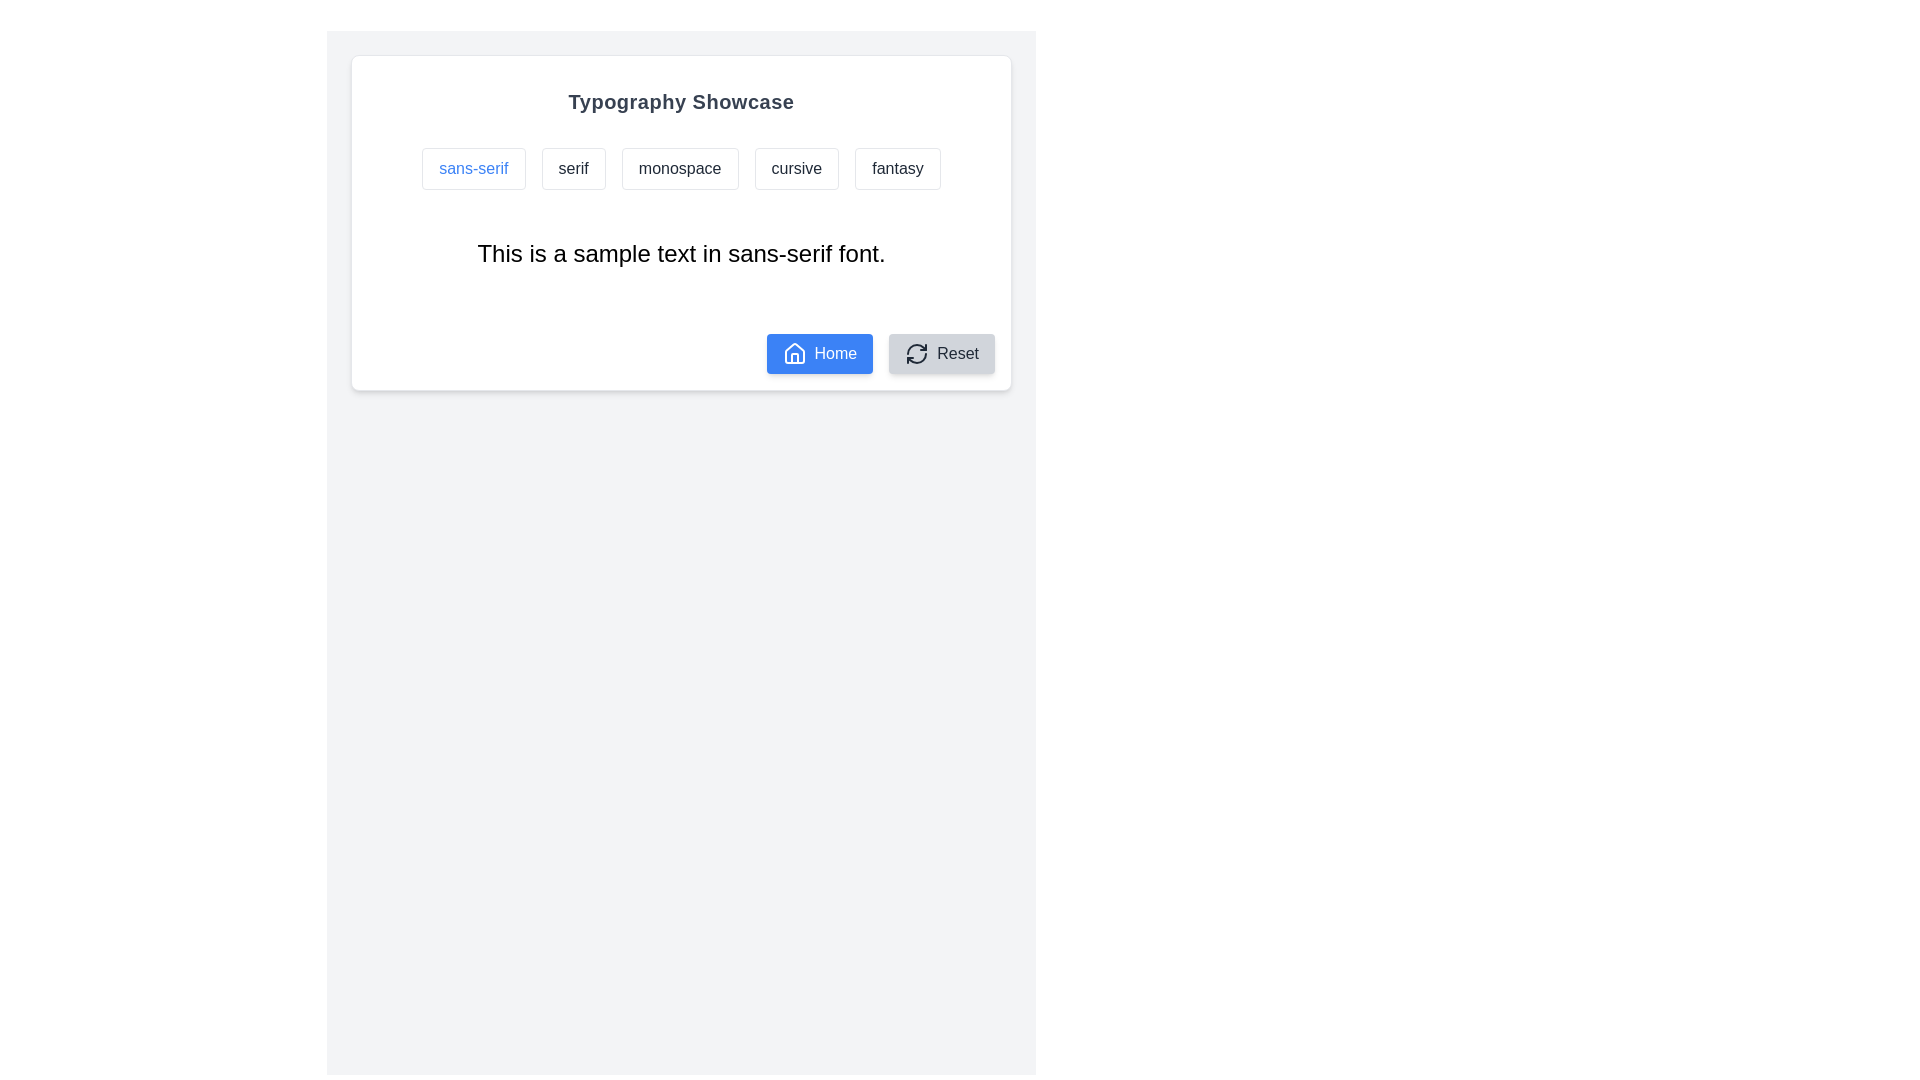  What do you see at coordinates (681, 168) in the screenshot?
I see `the 'monospace' font style button, which is the third button in a group of five located in the 'Typography Showcase' card` at bounding box center [681, 168].